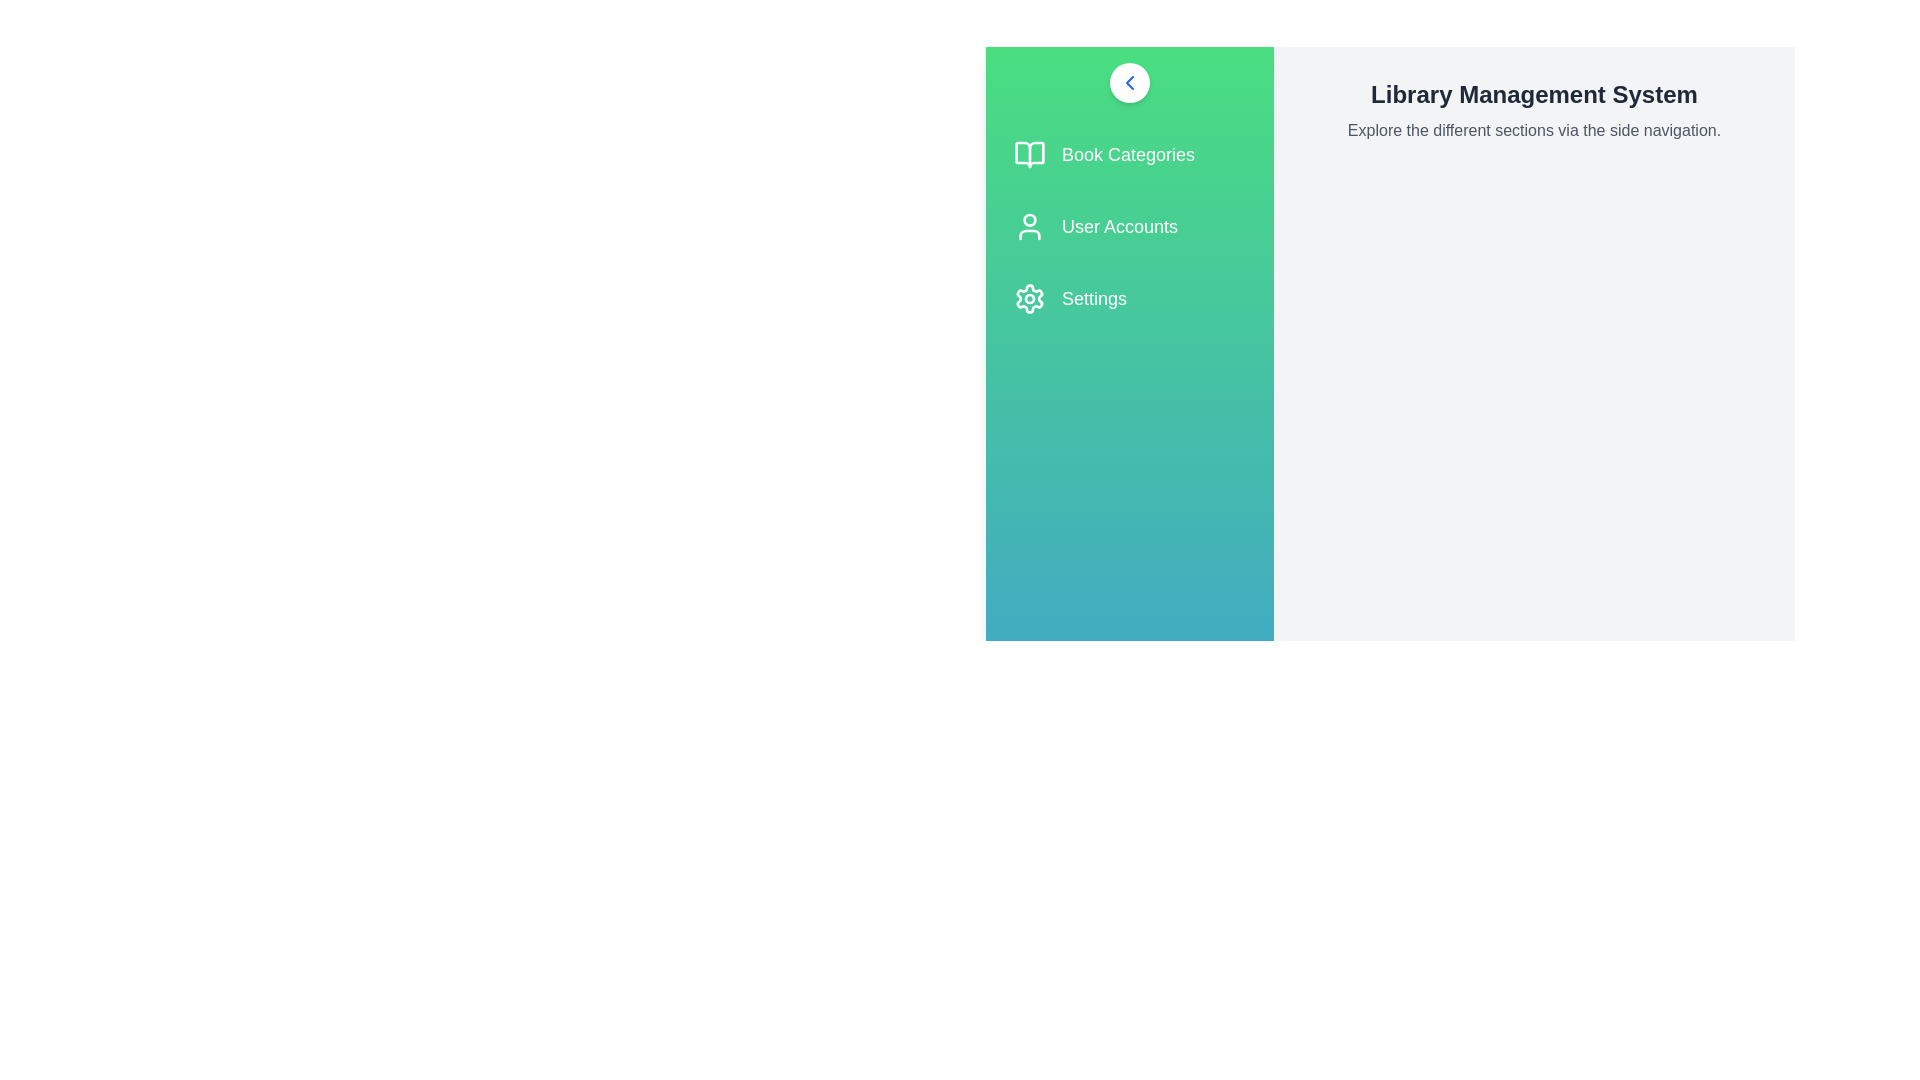 The height and width of the screenshot is (1080, 1920). Describe the element at coordinates (1129, 153) in the screenshot. I see `the 'Book Categories' menu item in the LibraryManagementDrawer` at that location.